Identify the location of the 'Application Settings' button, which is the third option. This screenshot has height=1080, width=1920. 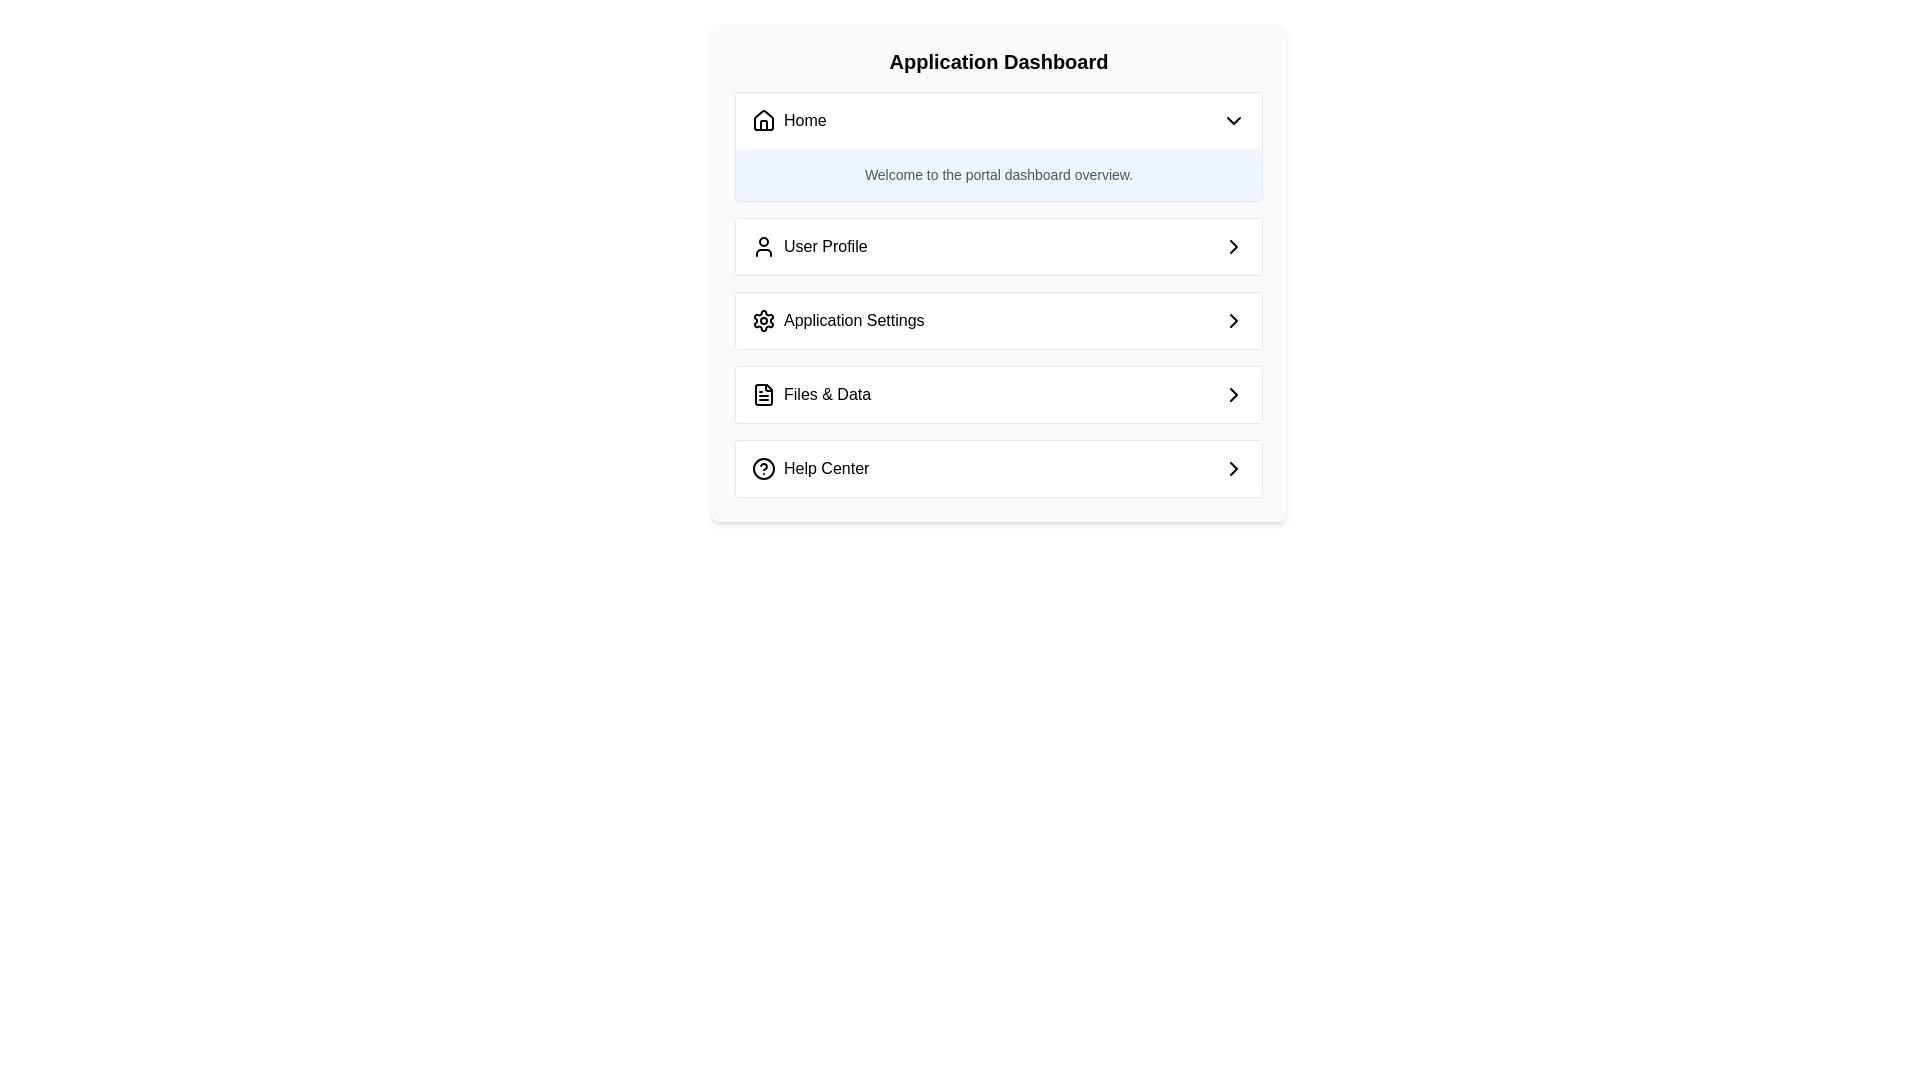
(998, 319).